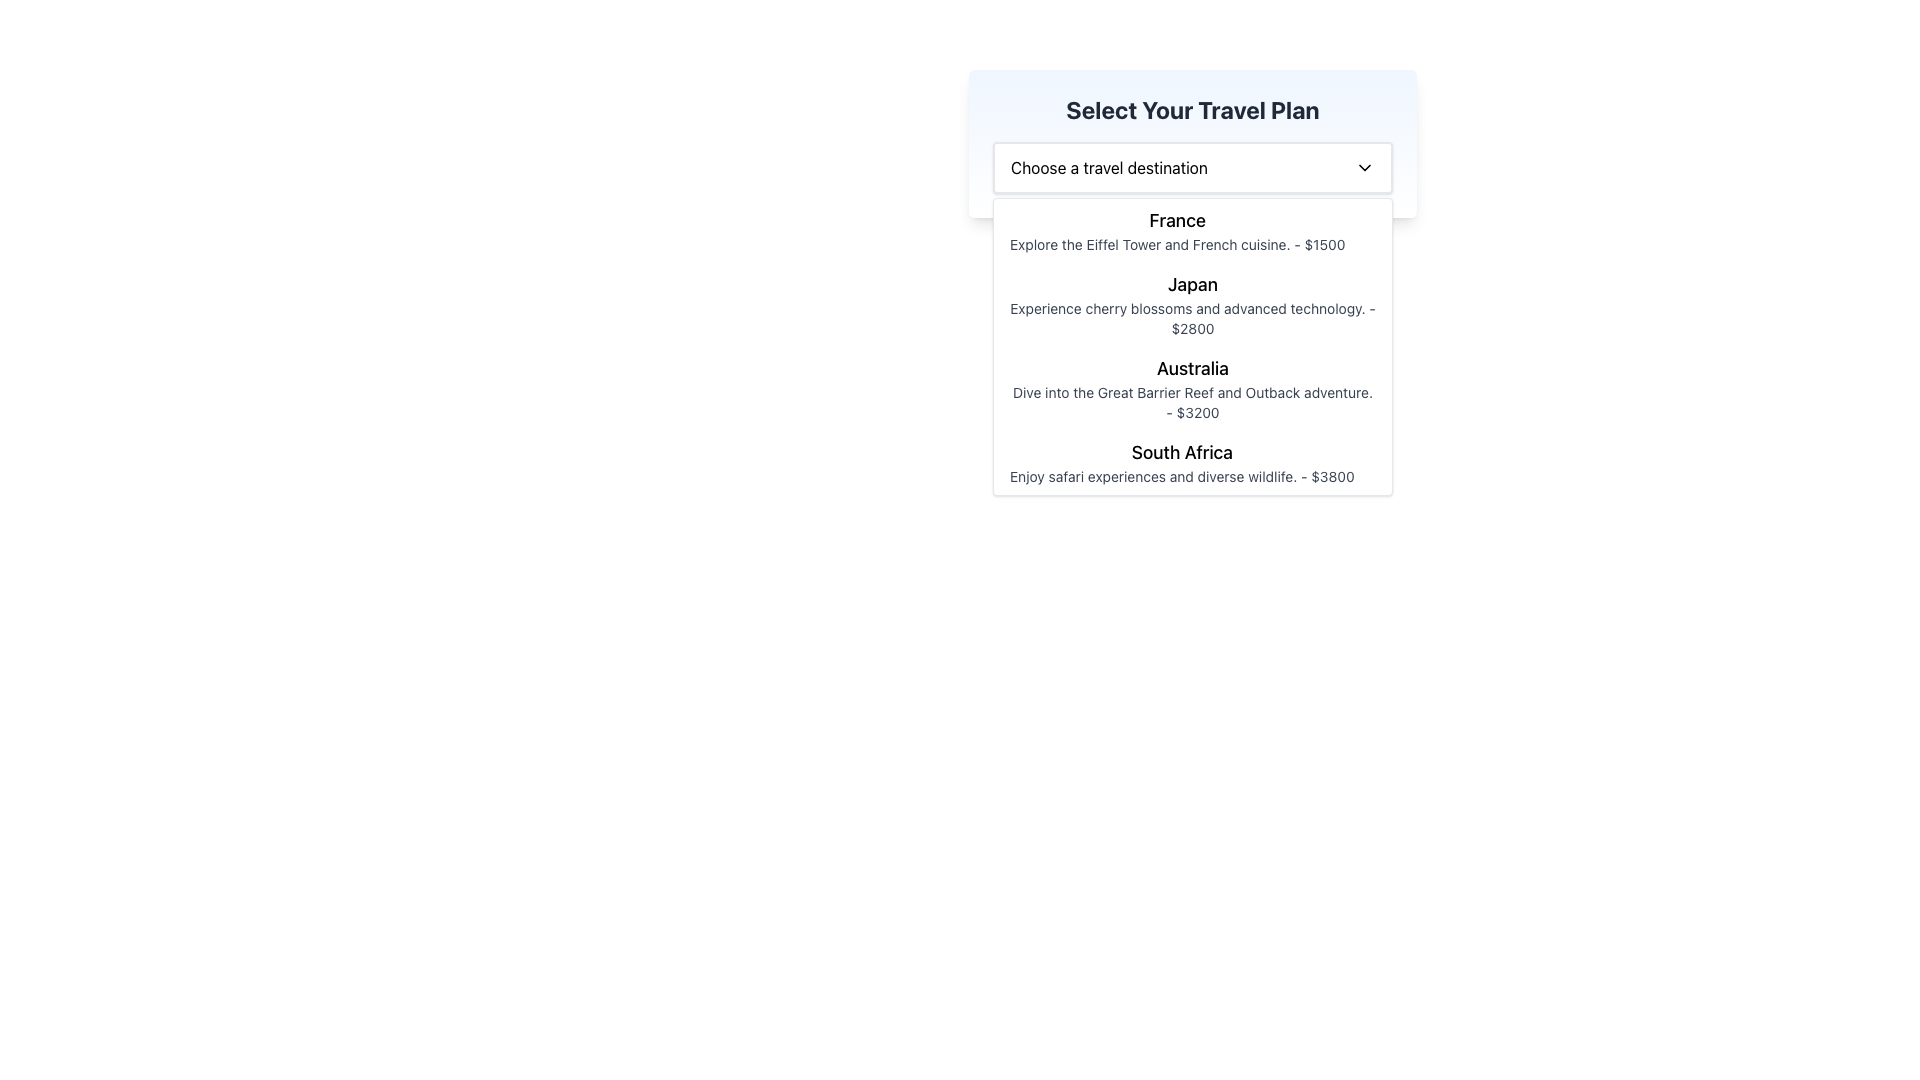 This screenshot has height=1080, width=1920. What do you see at coordinates (1193, 230) in the screenshot?
I see `the travel option list item labeled 'France'` at bounding box center [1193, 230].